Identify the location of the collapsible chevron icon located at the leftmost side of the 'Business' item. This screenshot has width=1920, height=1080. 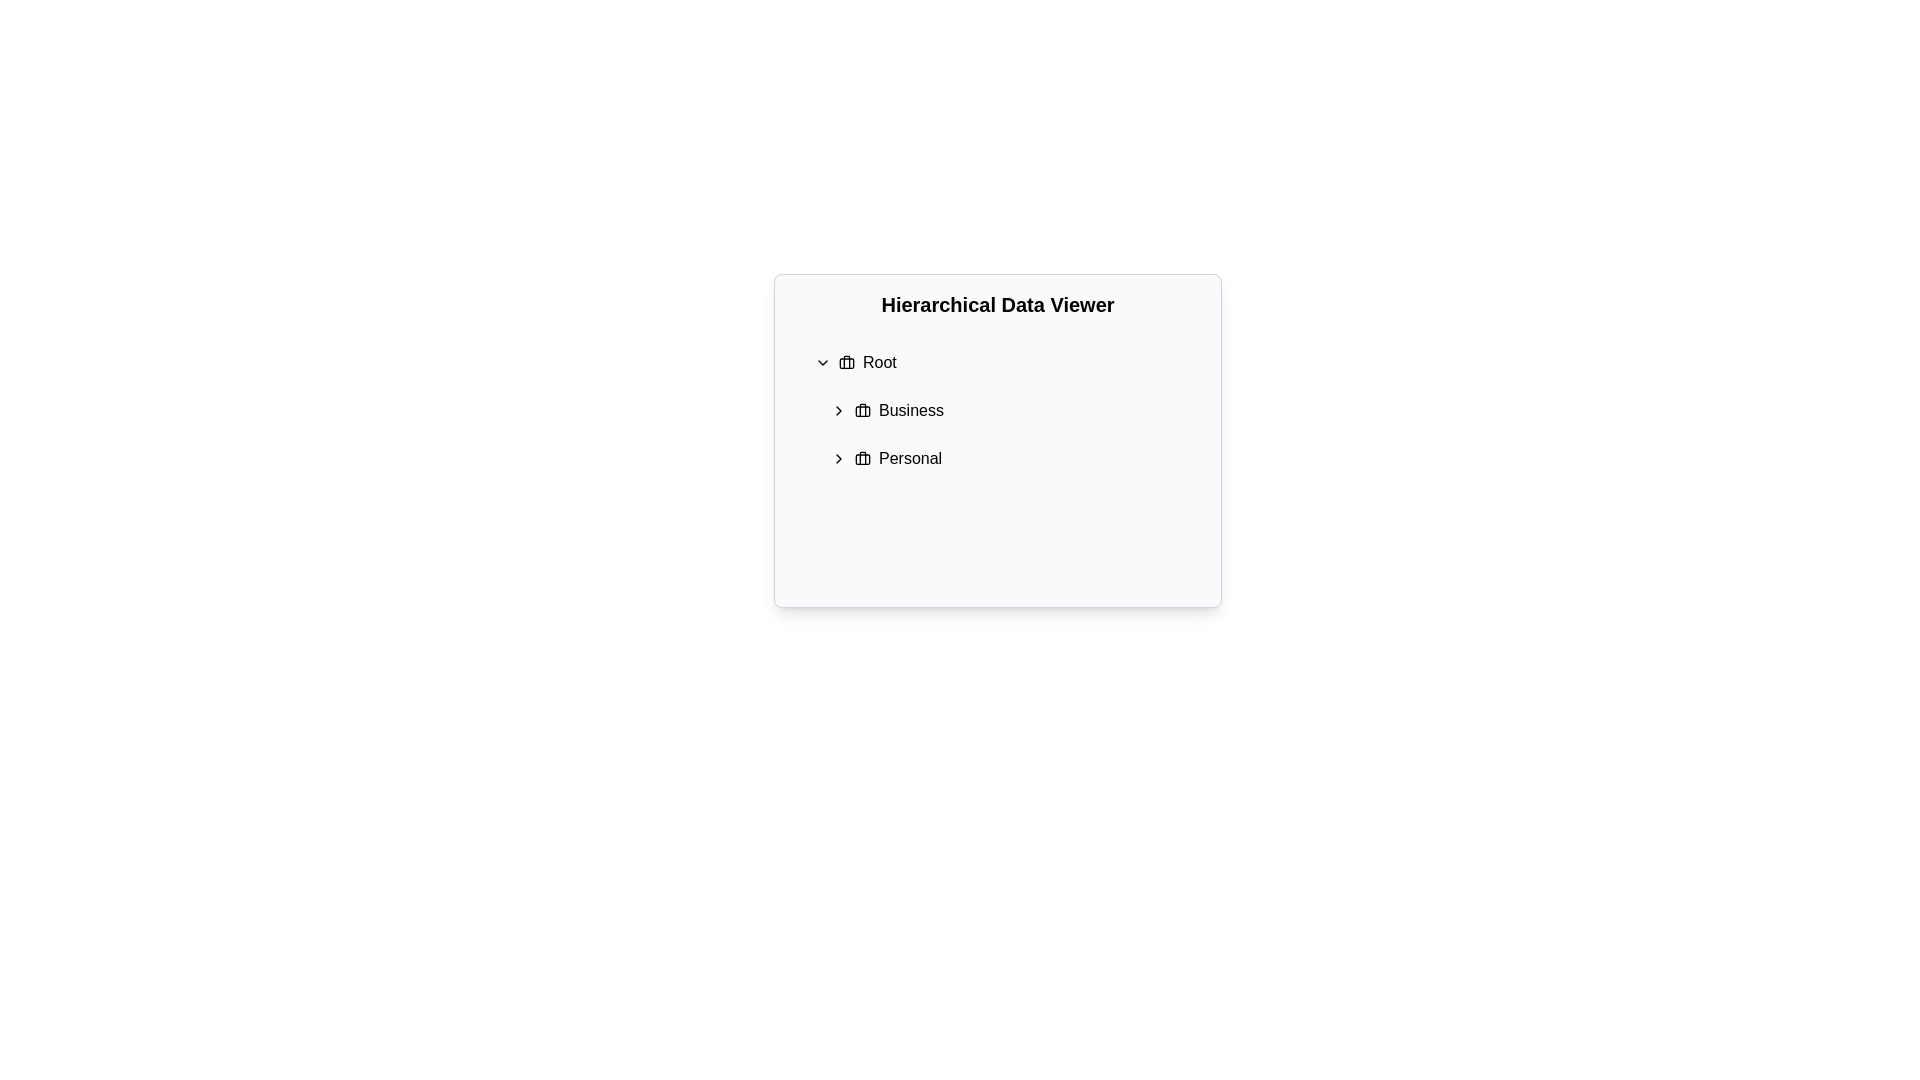
(839, 410).